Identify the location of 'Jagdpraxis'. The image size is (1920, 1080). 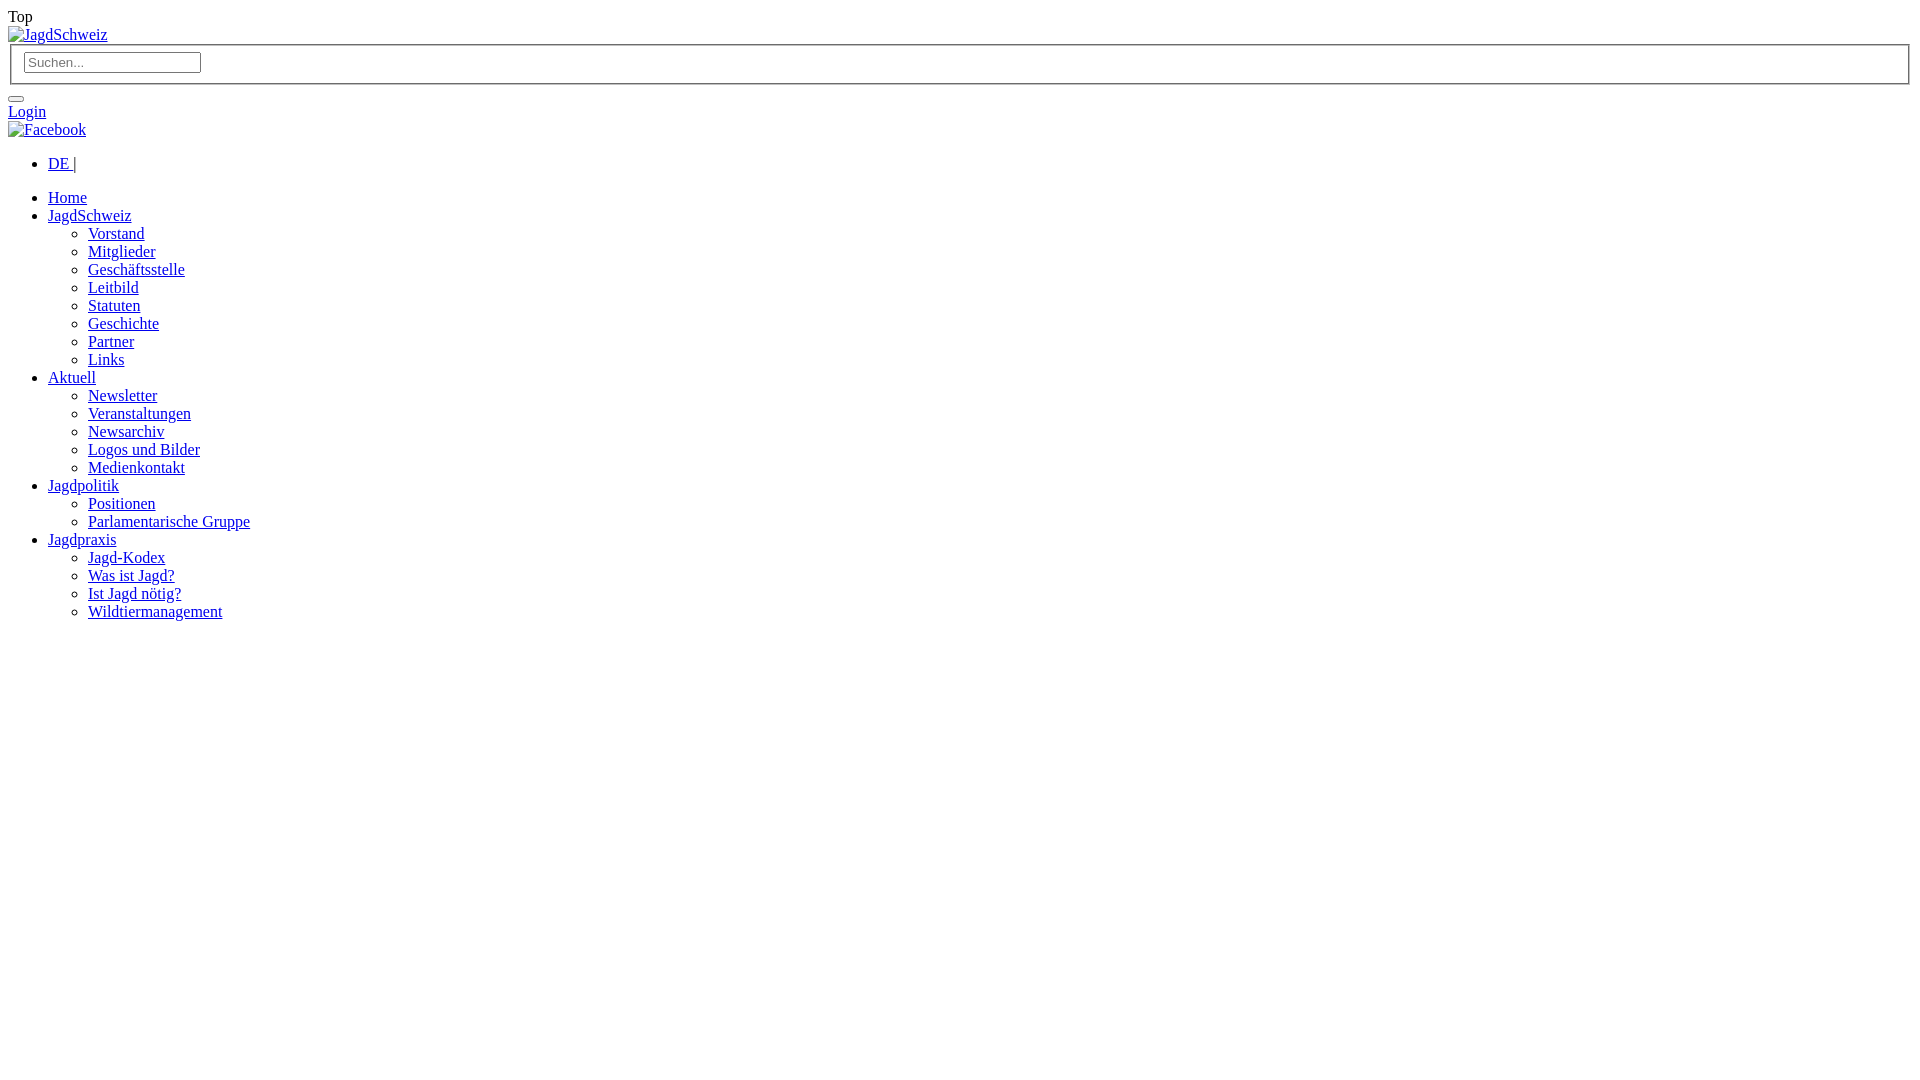
(48, 538).